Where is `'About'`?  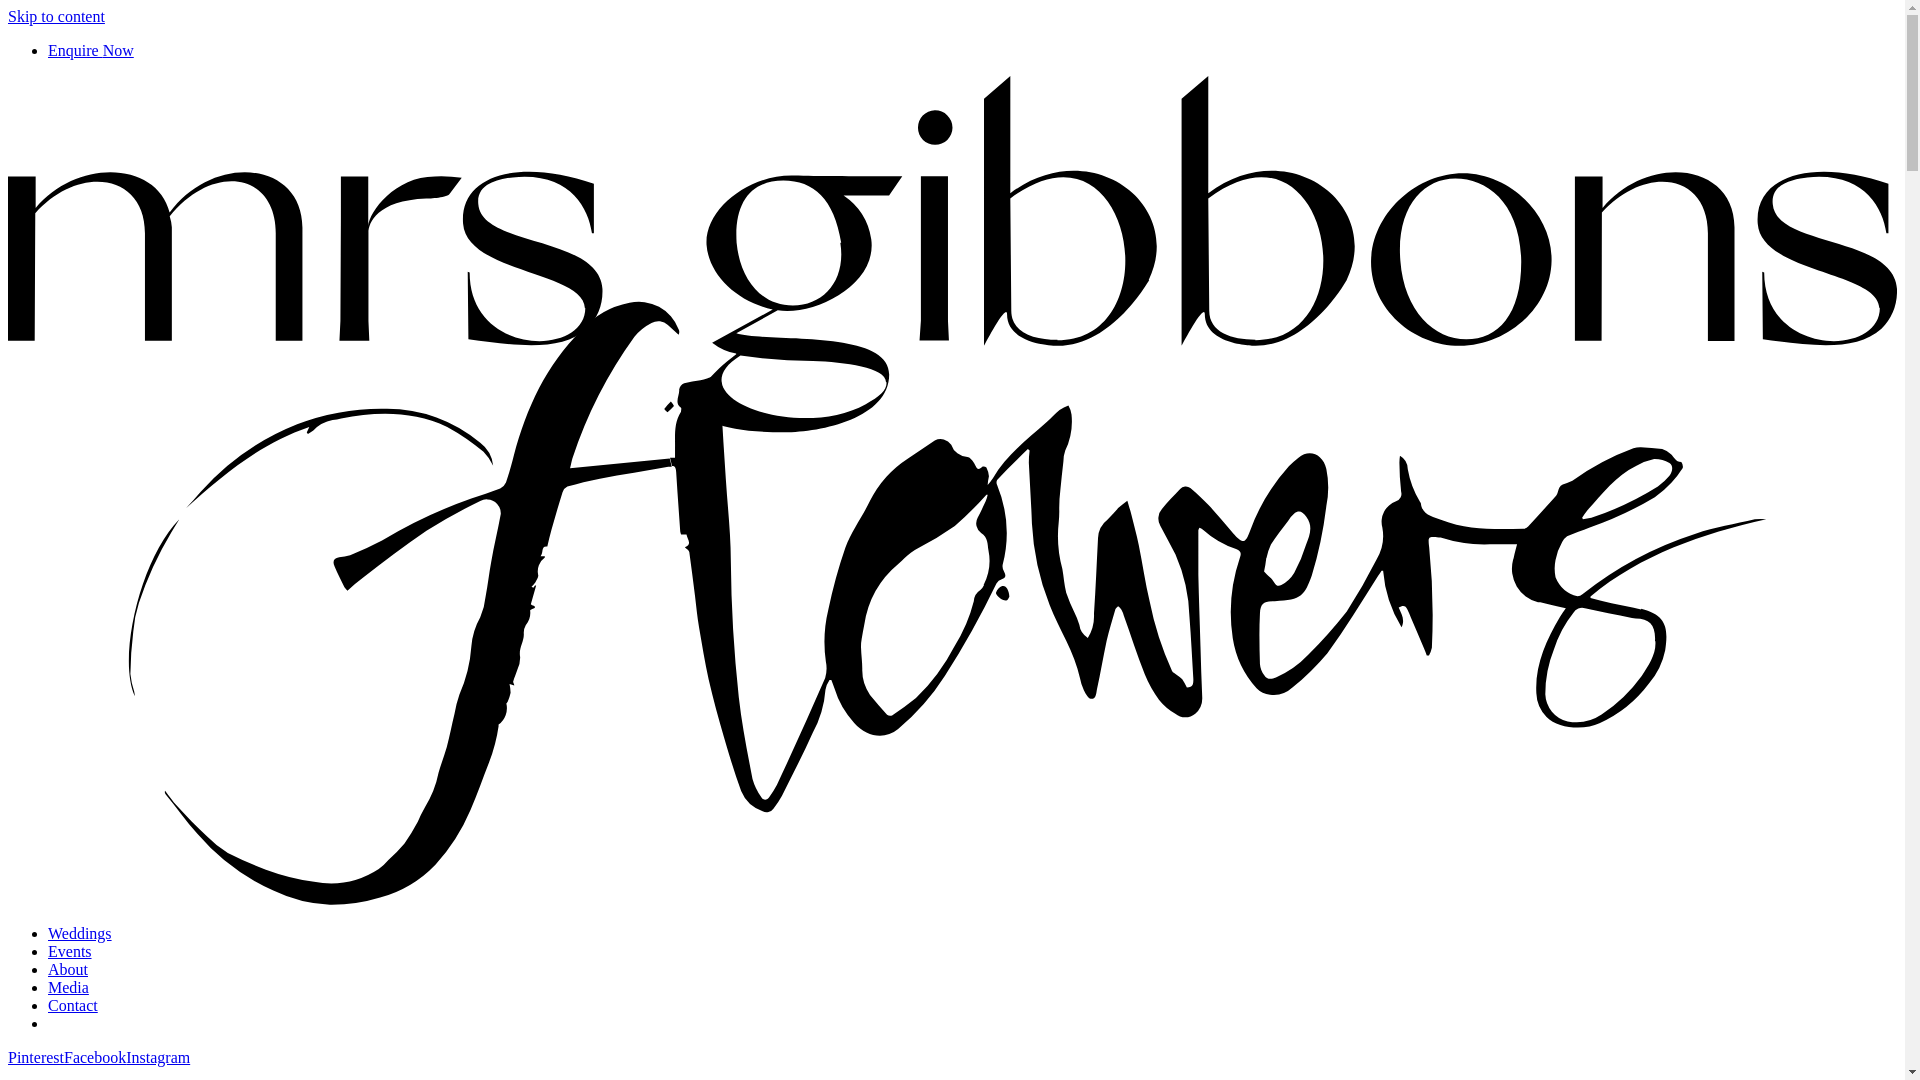 'About' is located at coordinates (67, 968).